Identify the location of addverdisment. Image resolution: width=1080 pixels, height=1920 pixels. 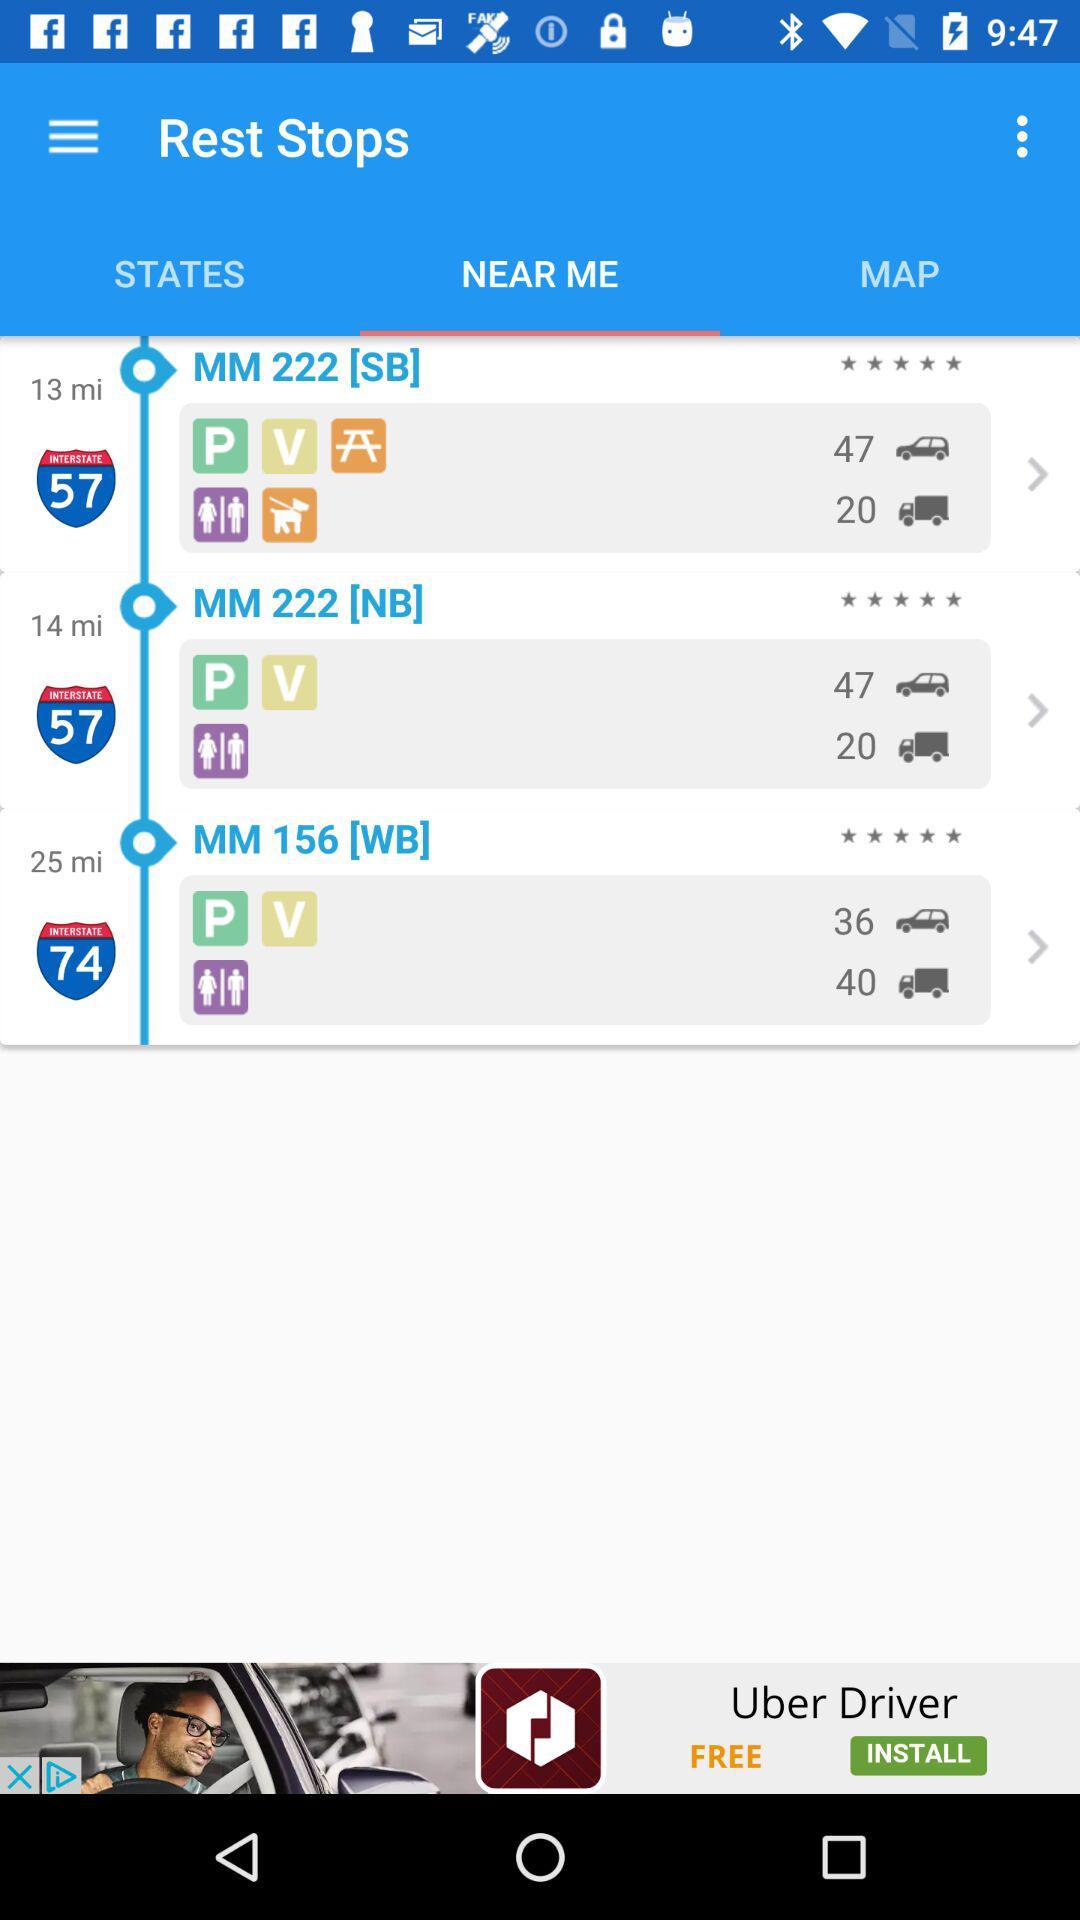
(540, 1727).